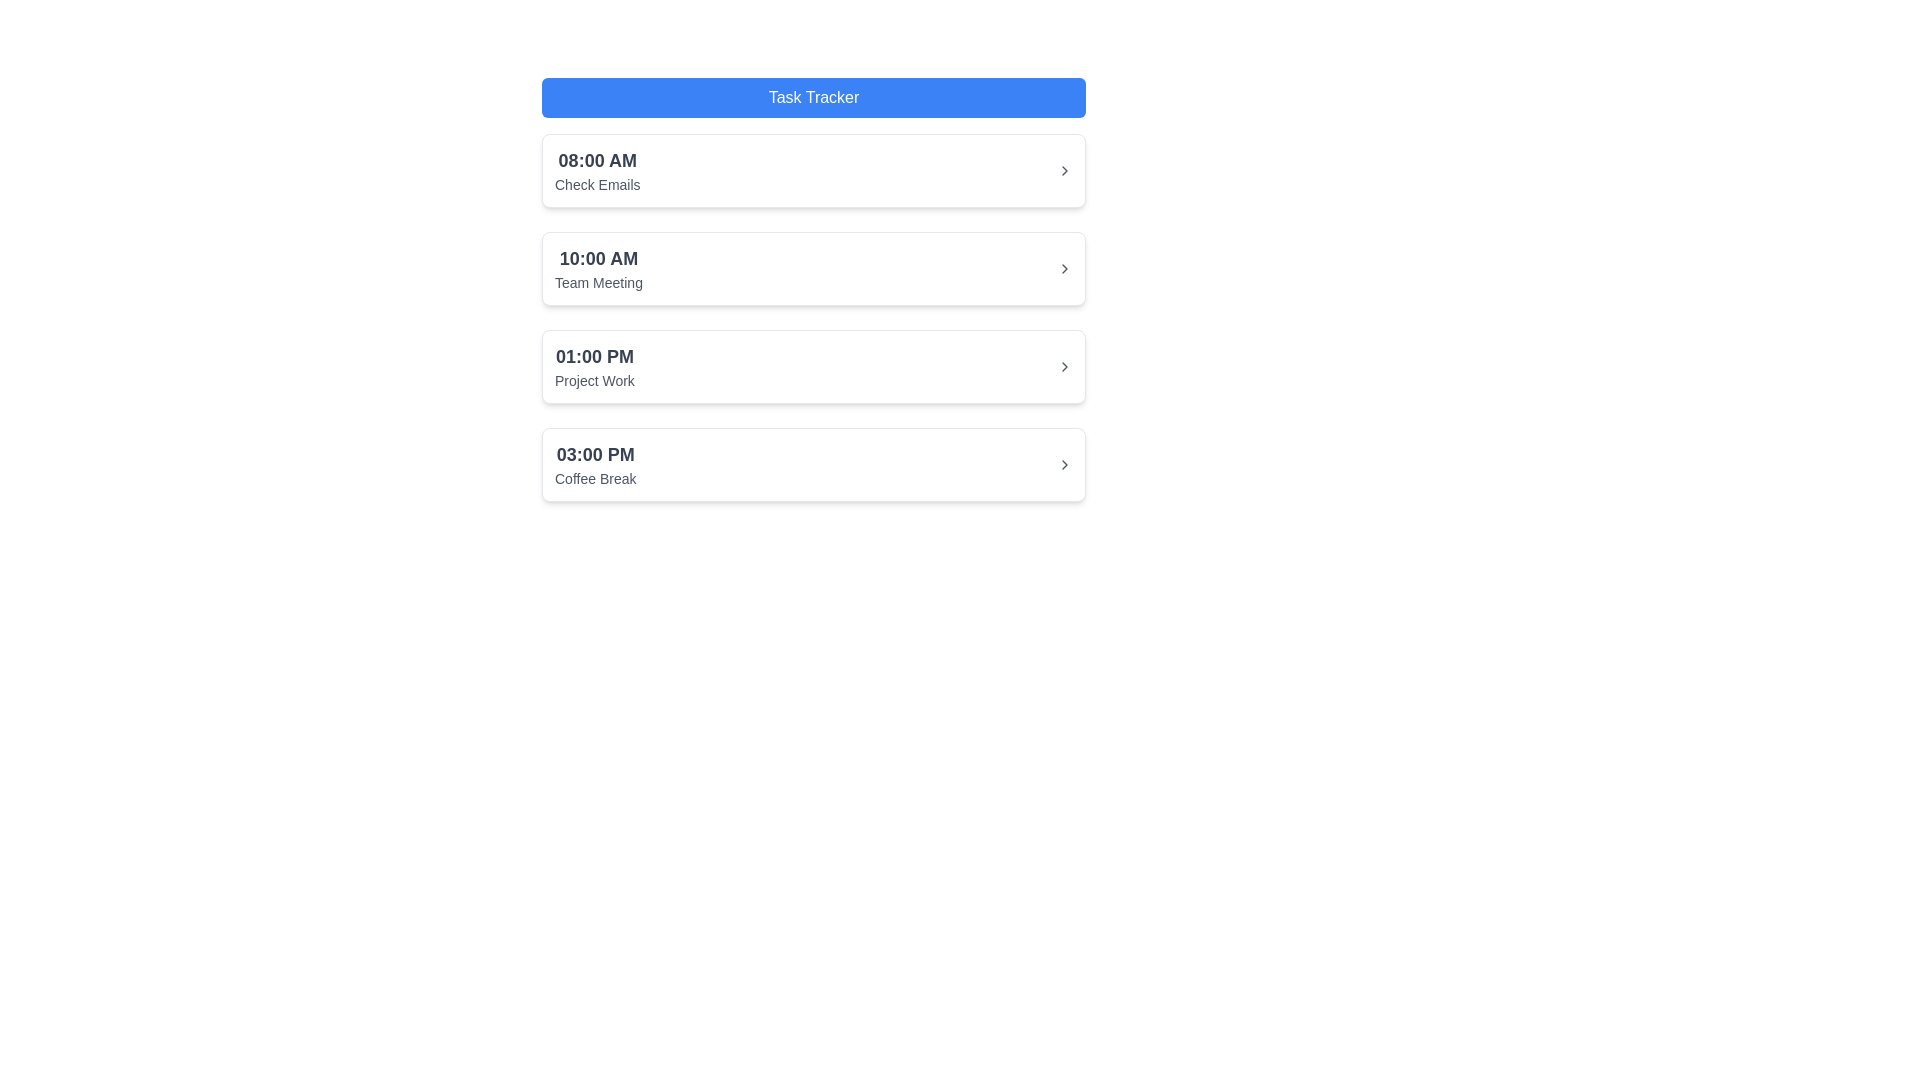  I want to click on the Text Label that displays the start time of the associated task, located at the top left of the first task entry, above the 'Check Emails' text, so click(596, 160).